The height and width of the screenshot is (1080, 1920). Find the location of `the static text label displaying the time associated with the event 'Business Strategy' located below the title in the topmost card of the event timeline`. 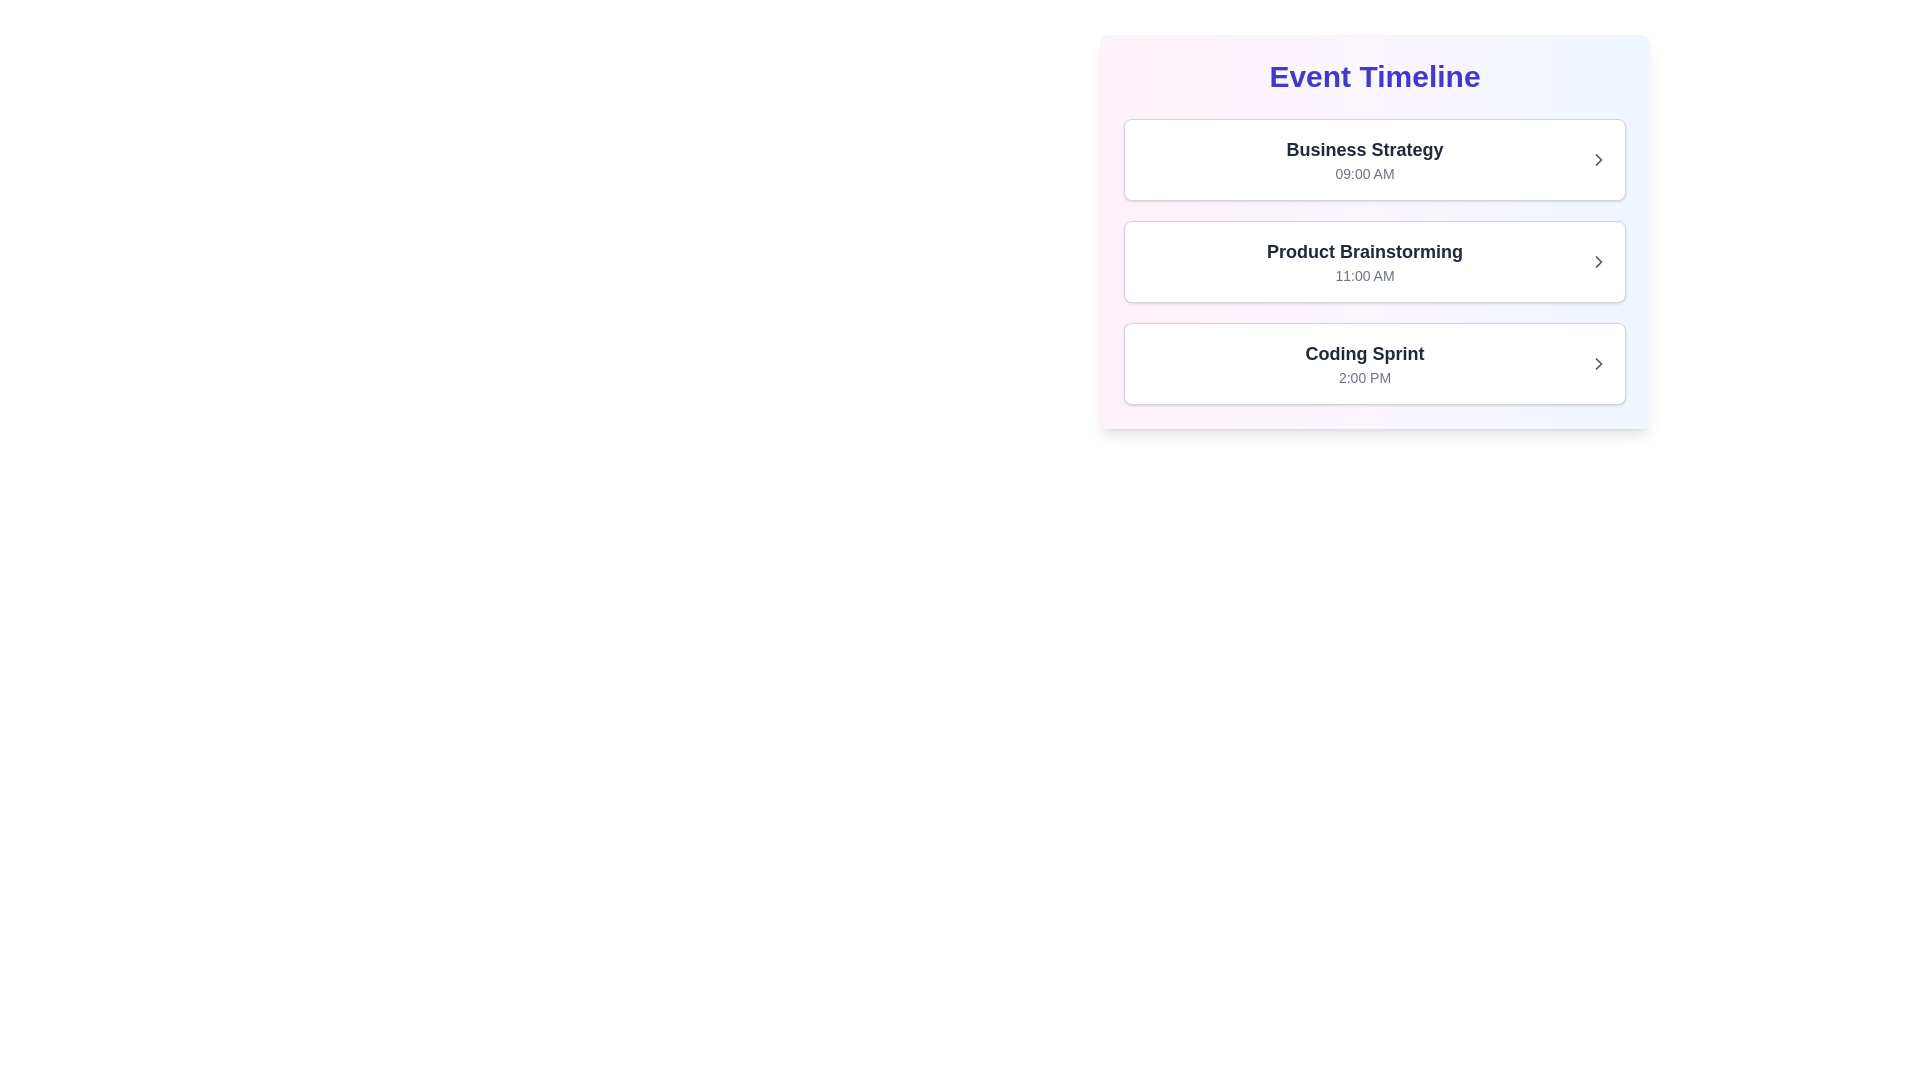

the static text label displaying the time associated with the event 'Business Strategy' located below the title in the topmost card of the event timeline is located at coordinates (1363, 172).